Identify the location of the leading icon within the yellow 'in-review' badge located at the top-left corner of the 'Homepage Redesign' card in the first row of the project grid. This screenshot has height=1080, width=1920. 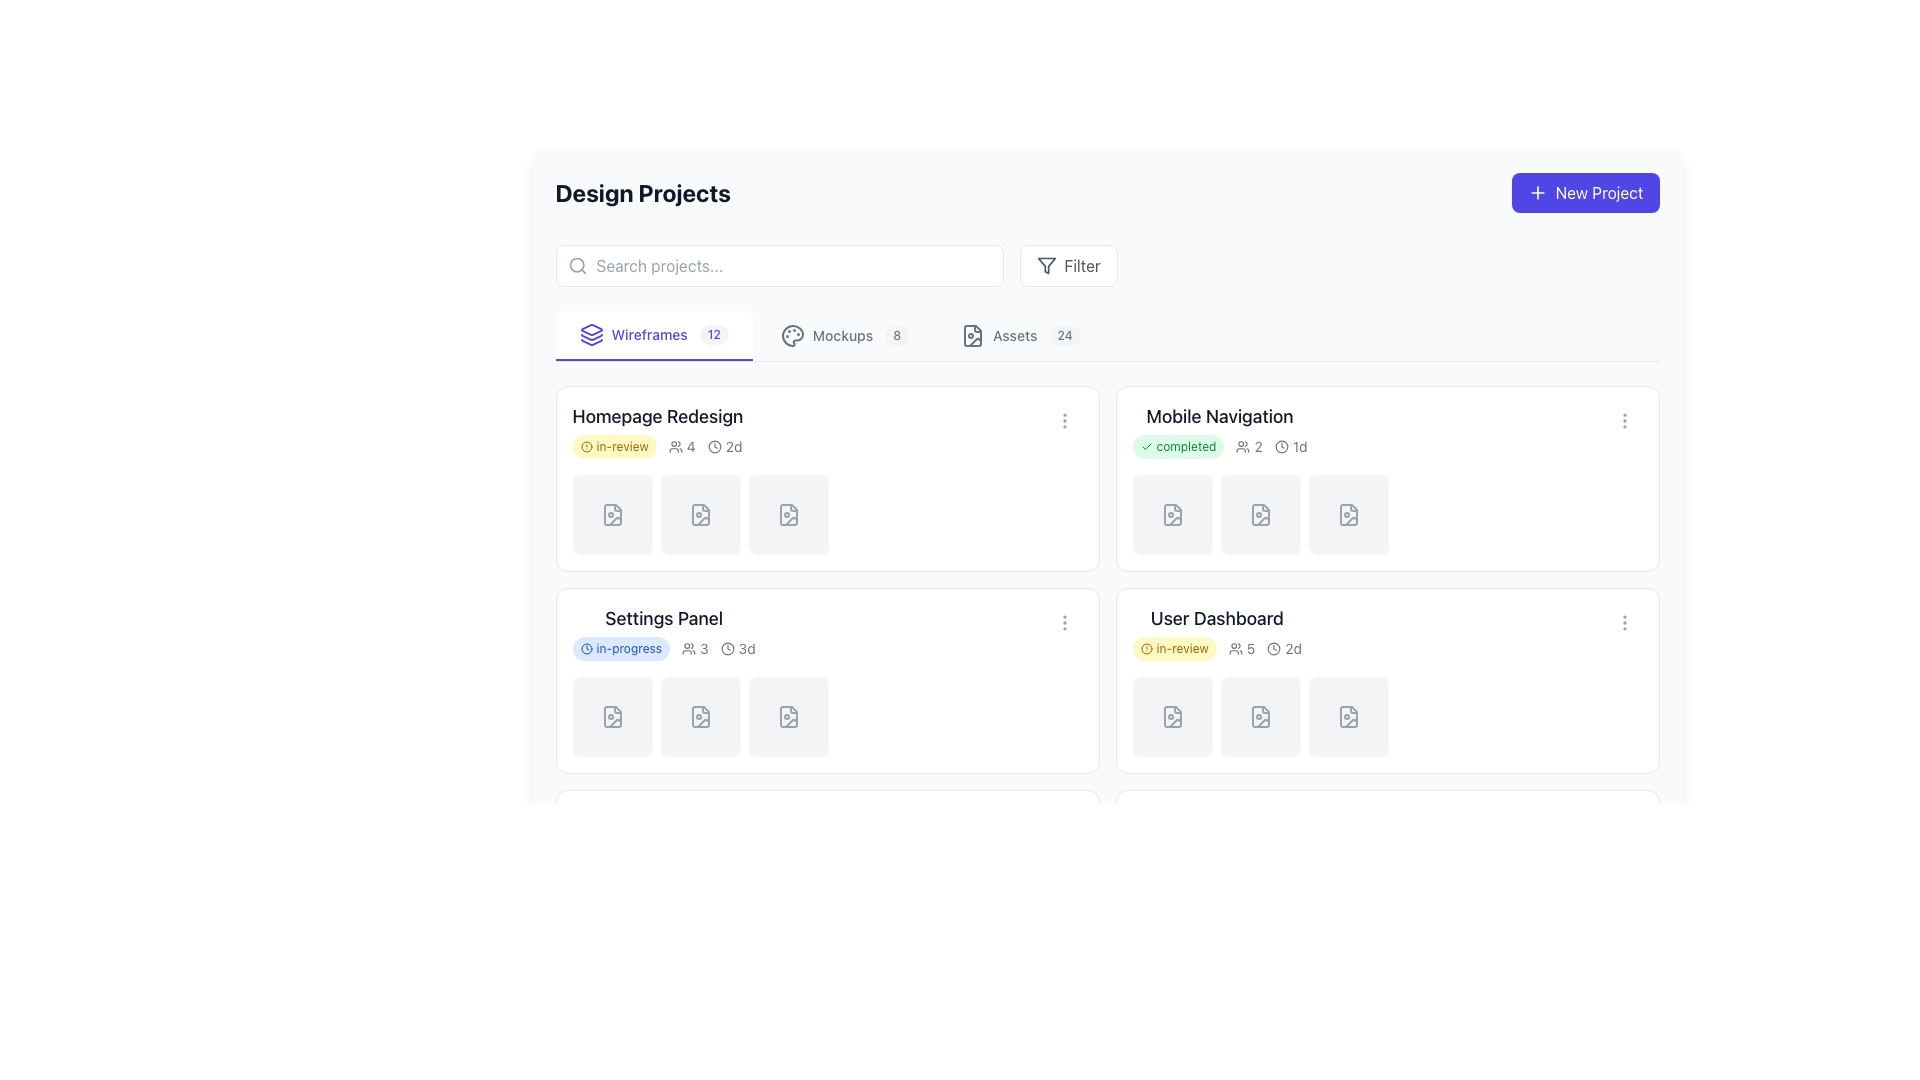
(585, 446).